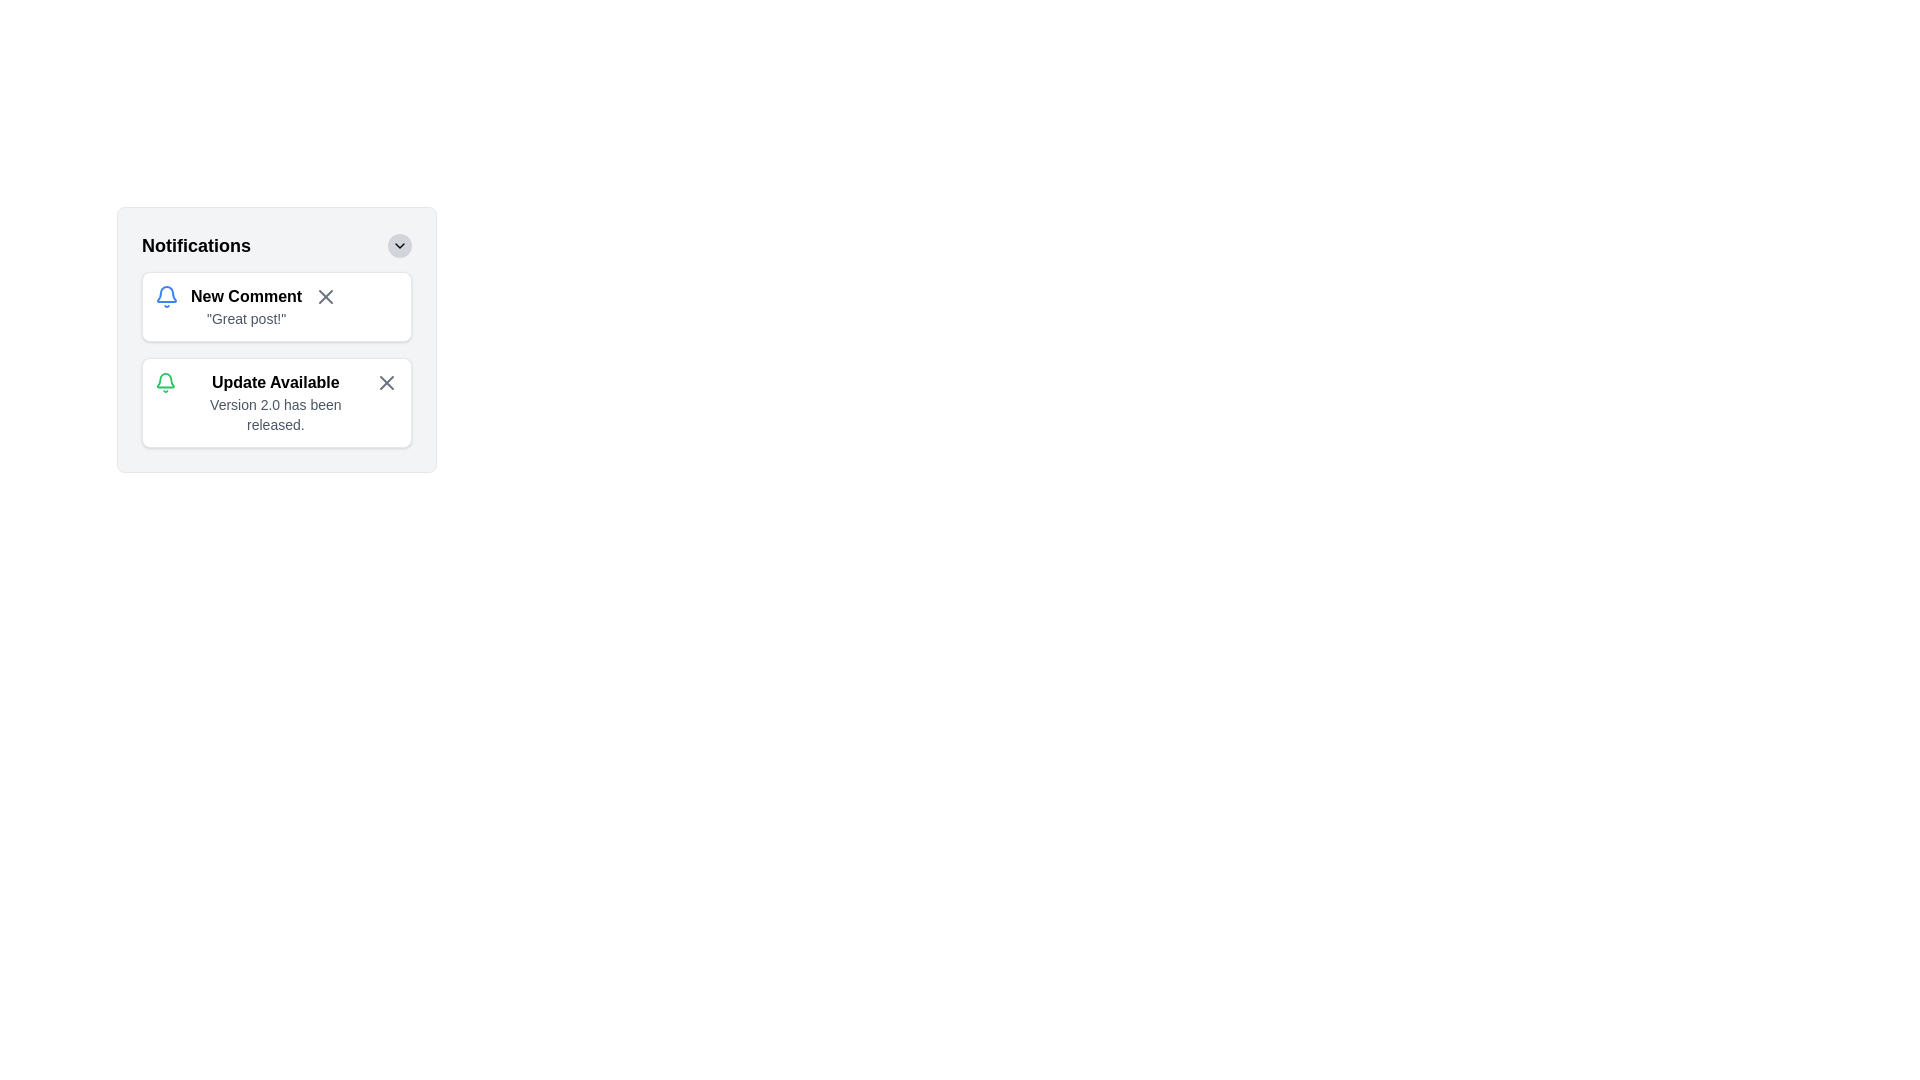 This screenshot has height=1080, width=1920. I want to click on the close button located to the far right of the 'New Comment' notification entry, so click(326, 297).